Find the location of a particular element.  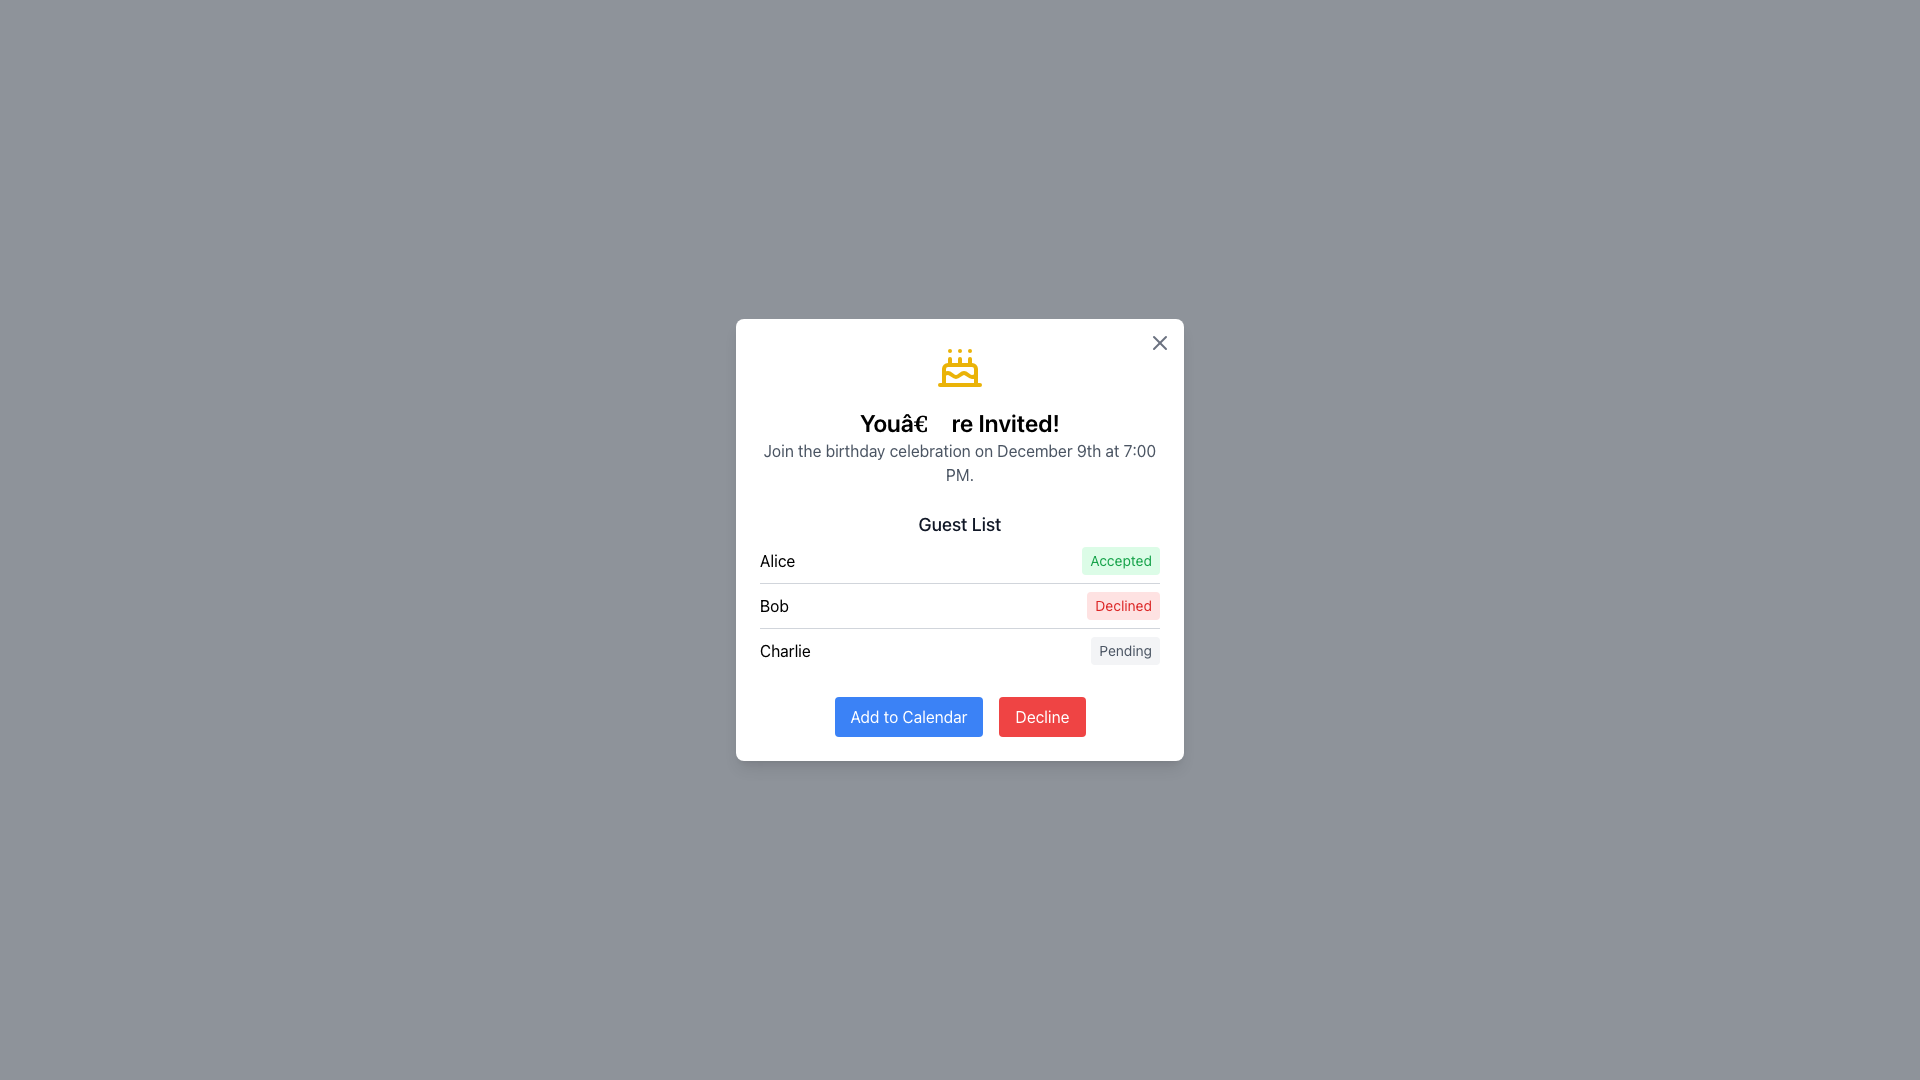

the text element displaying 'You’re Invited!', which is centrally positioned within a dialog box below a cake icon is located at coordinates (960, 422).